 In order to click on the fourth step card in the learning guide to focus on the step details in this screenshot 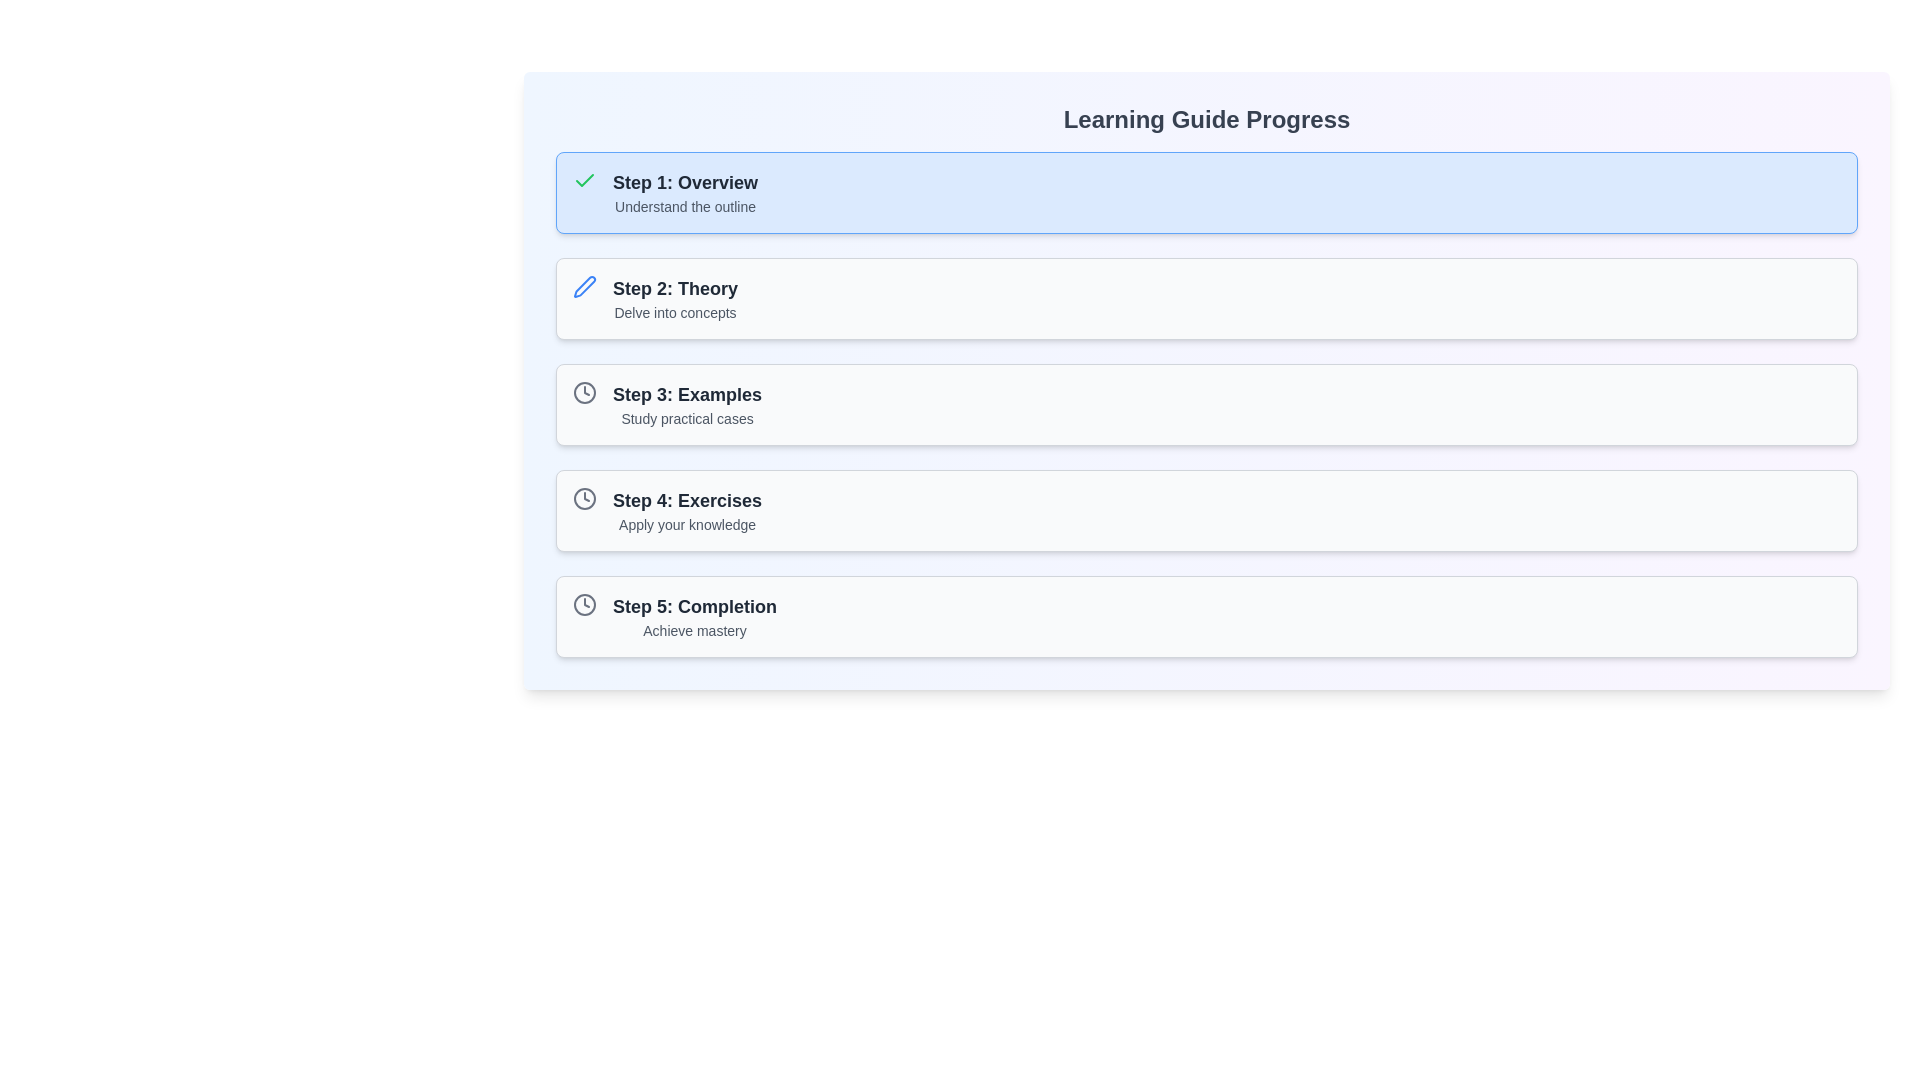, I will do `click(1205, 509)`.